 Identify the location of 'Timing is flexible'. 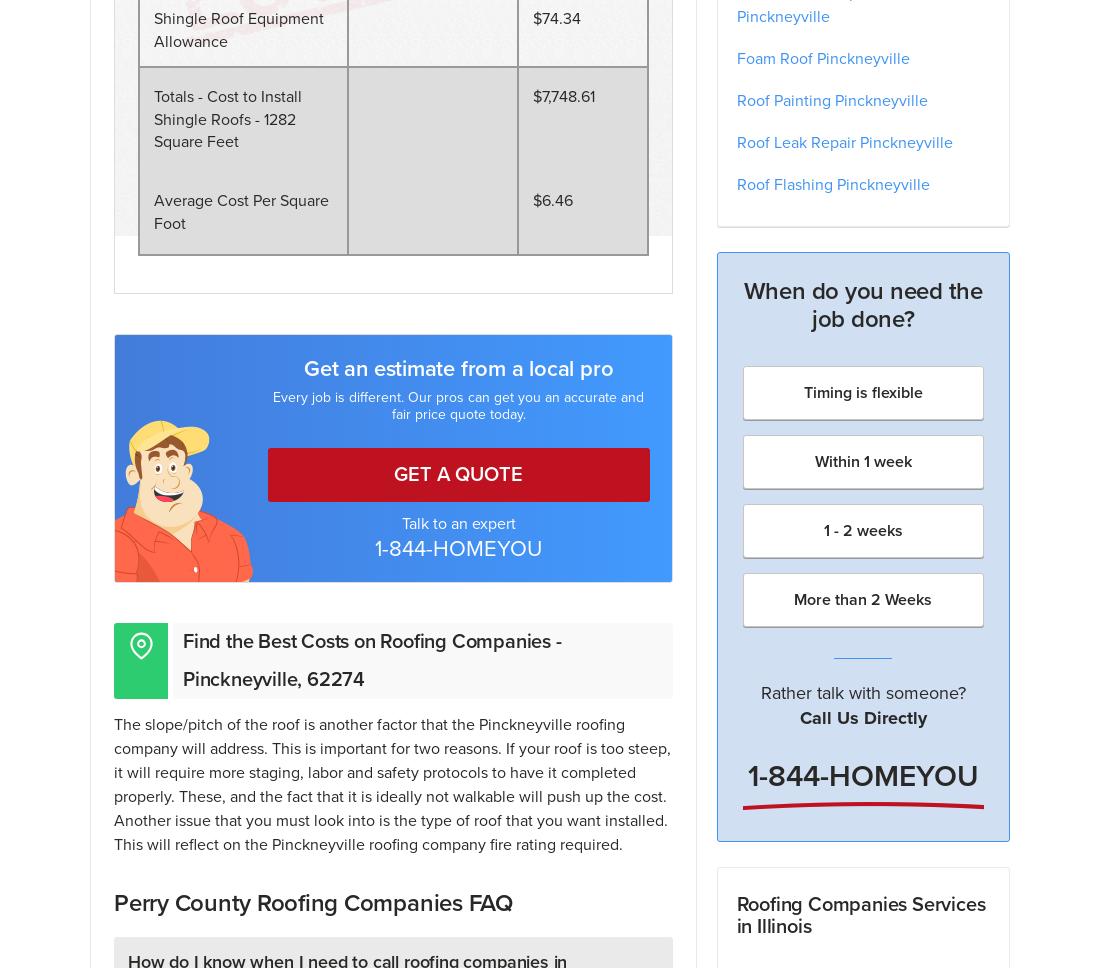
(861, 392).